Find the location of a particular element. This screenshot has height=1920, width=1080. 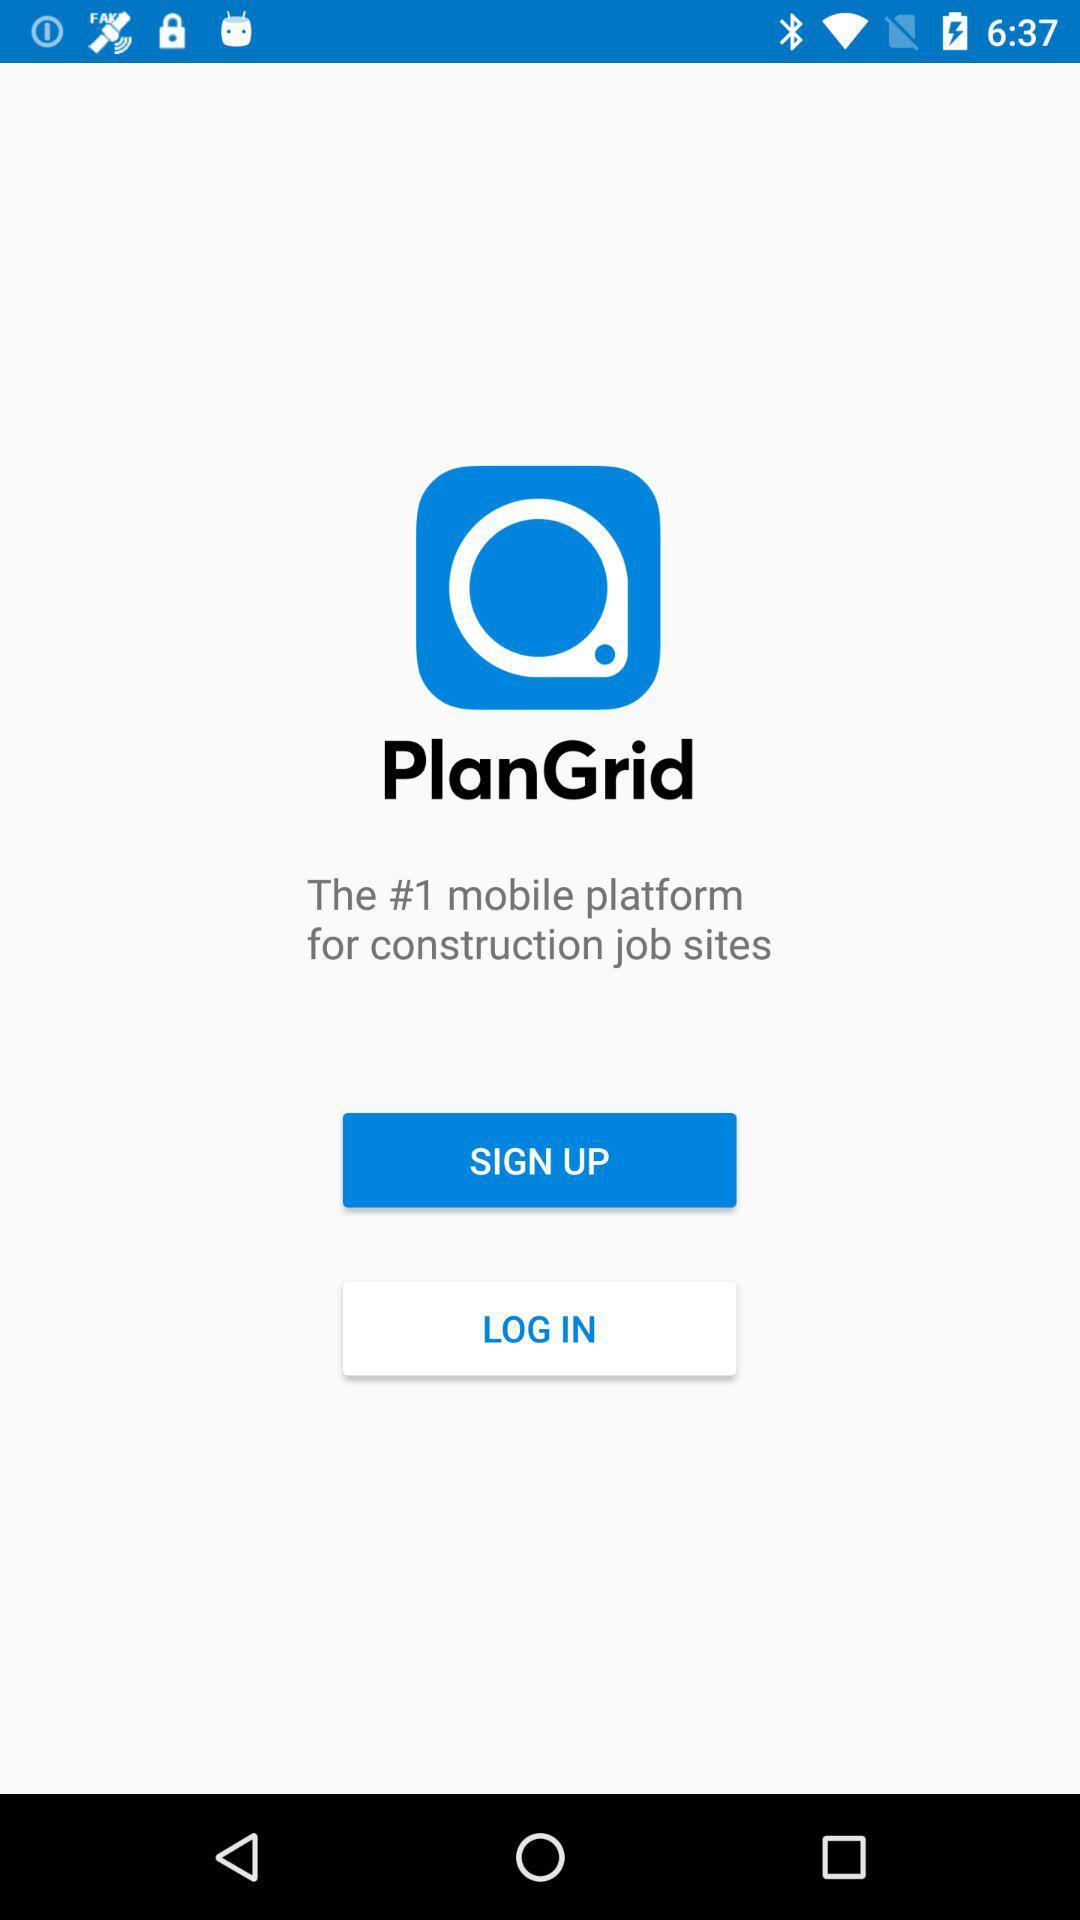

the sign up item is located at coordinates (538, 1160).